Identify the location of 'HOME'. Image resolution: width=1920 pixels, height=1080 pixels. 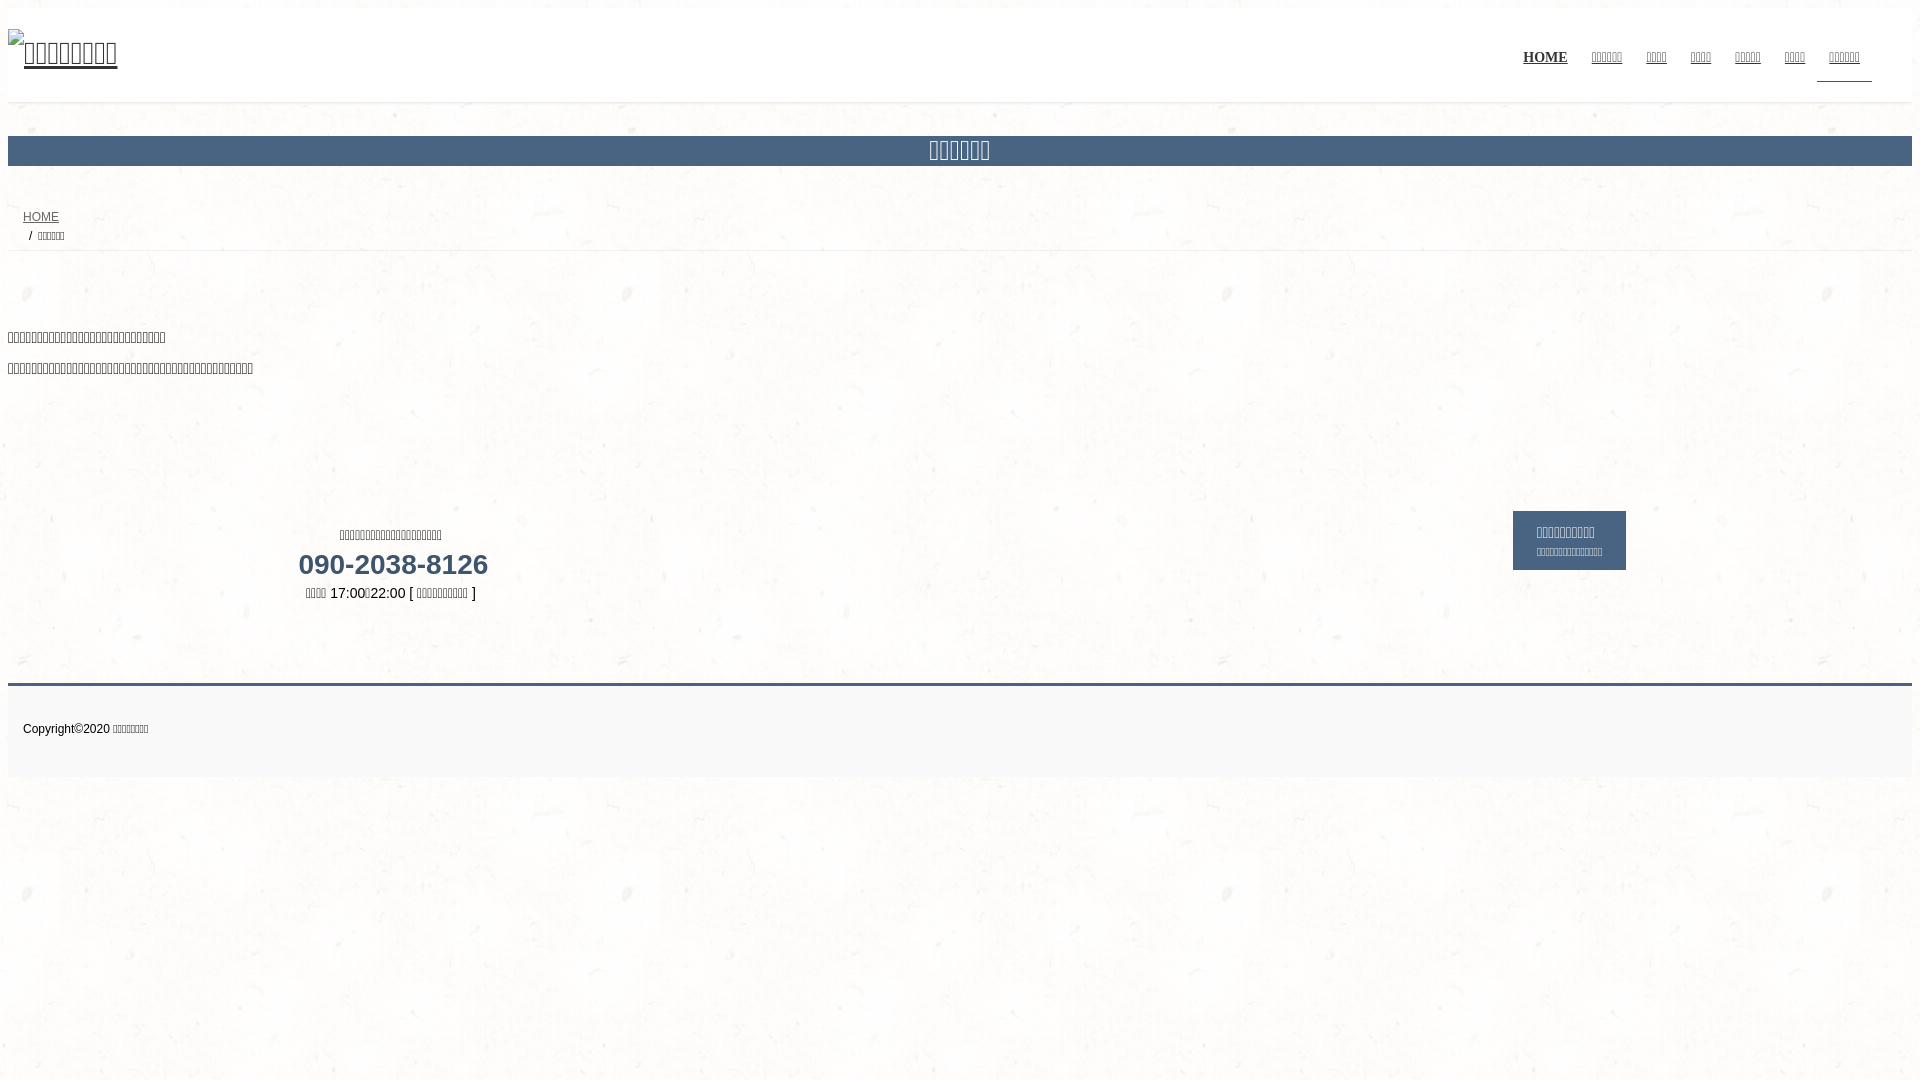
(41, 216).